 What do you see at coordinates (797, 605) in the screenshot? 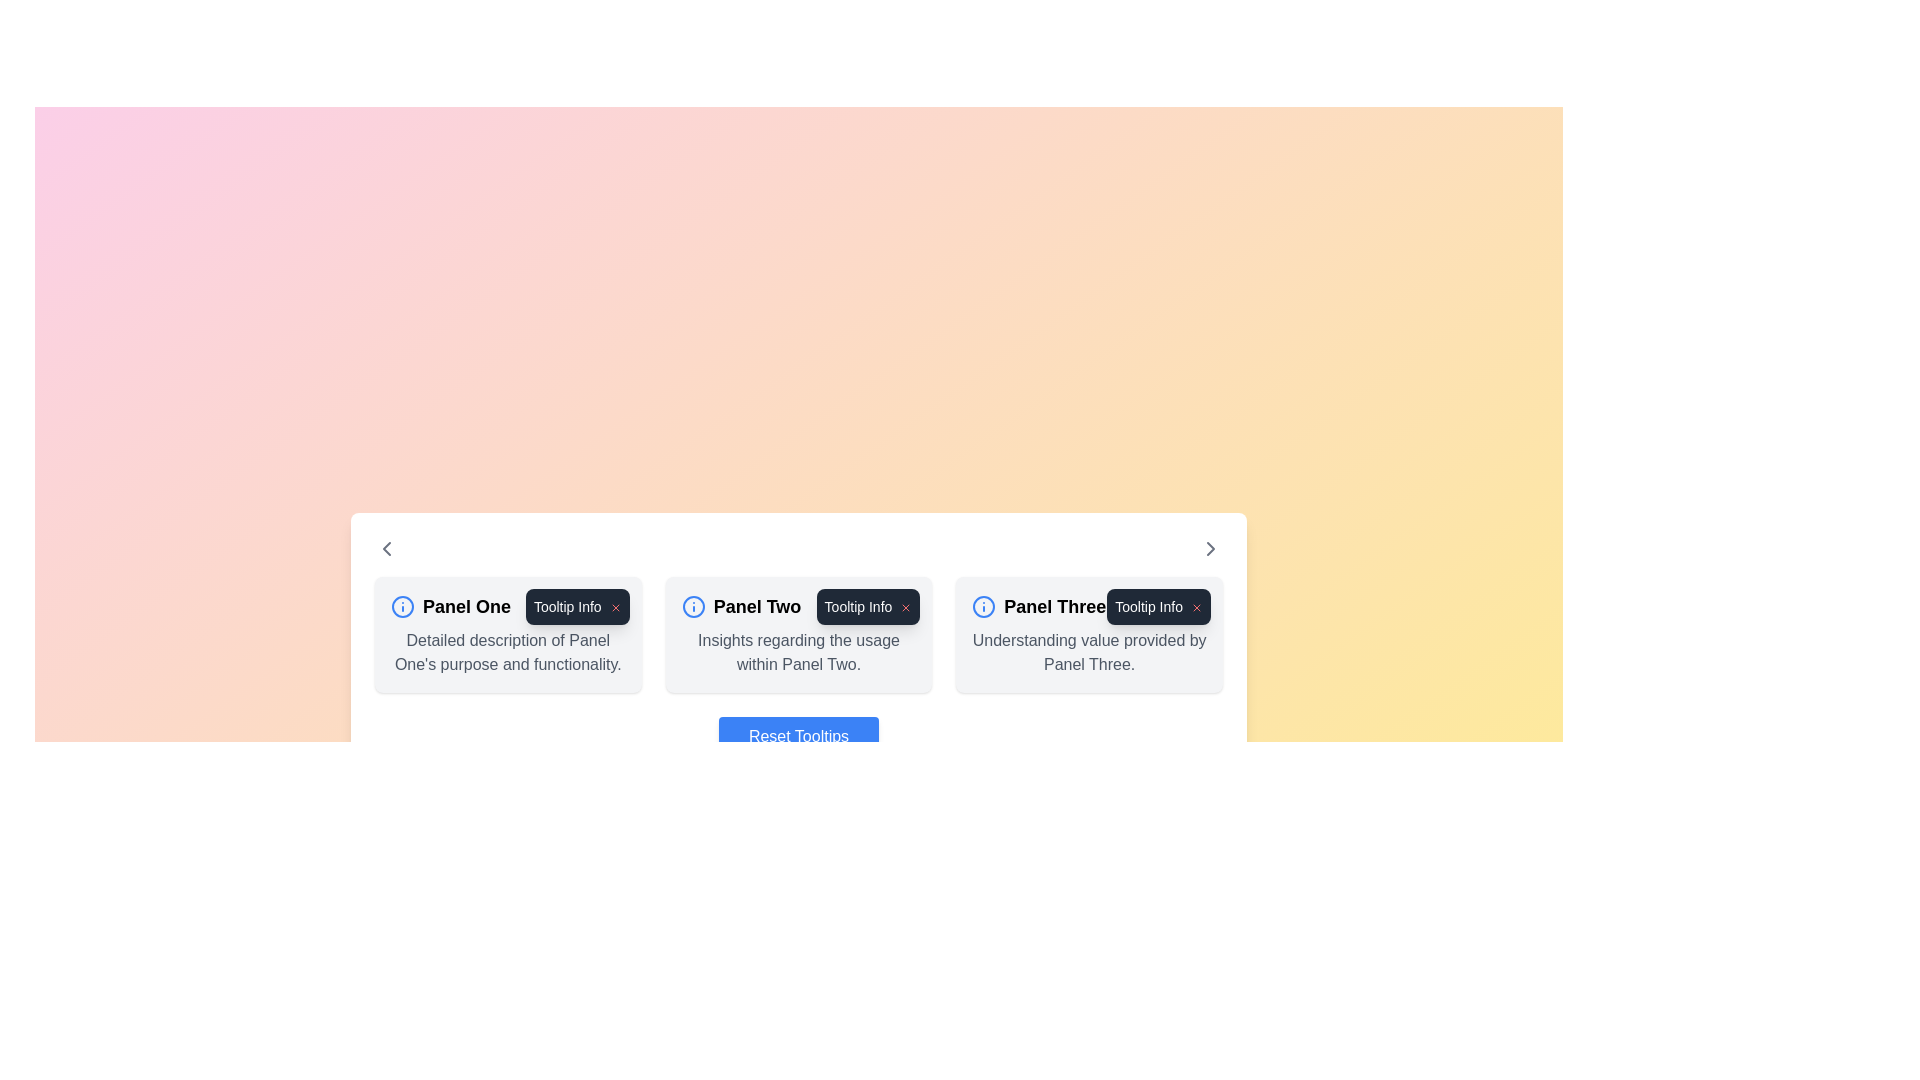
I see `the 'Panel Two' text label that features a blue information icon on its left` at bounding box center [797, 605].